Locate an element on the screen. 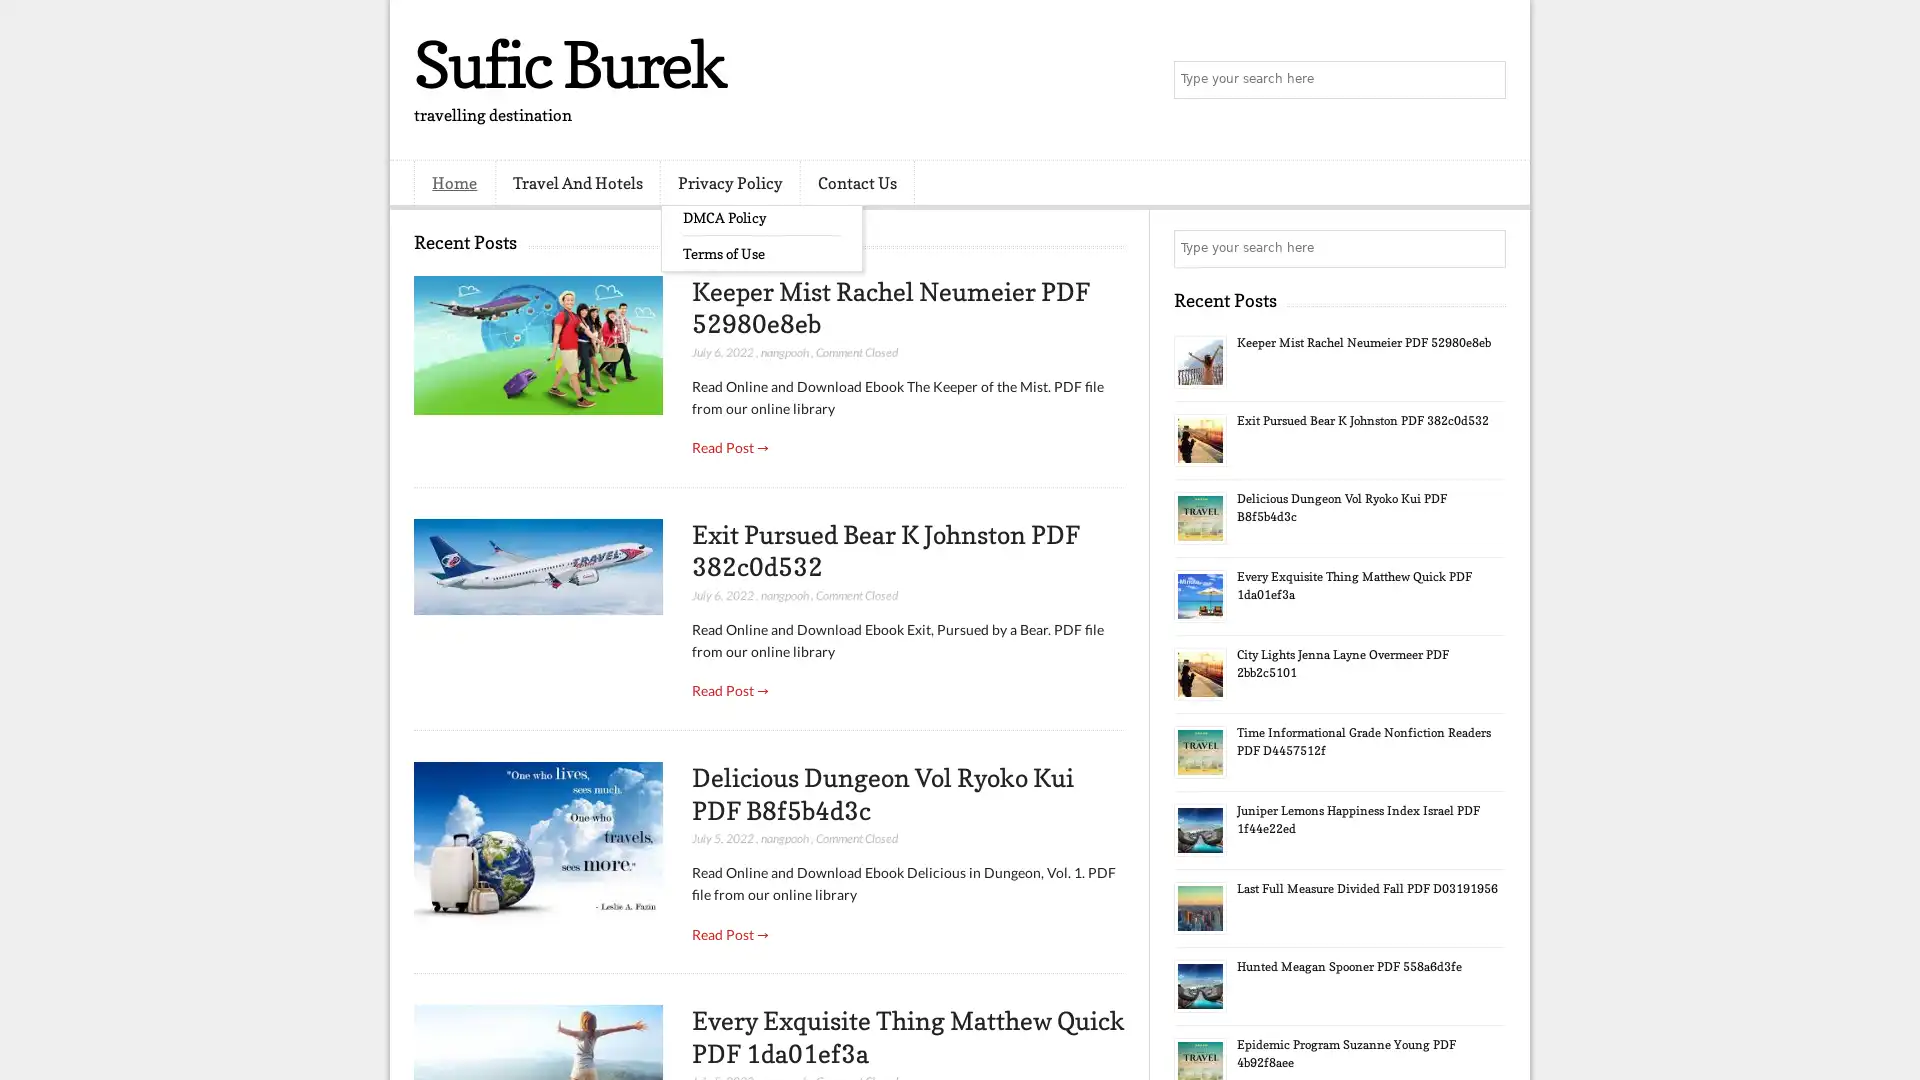  Search is located at coordinates (1485, 80).